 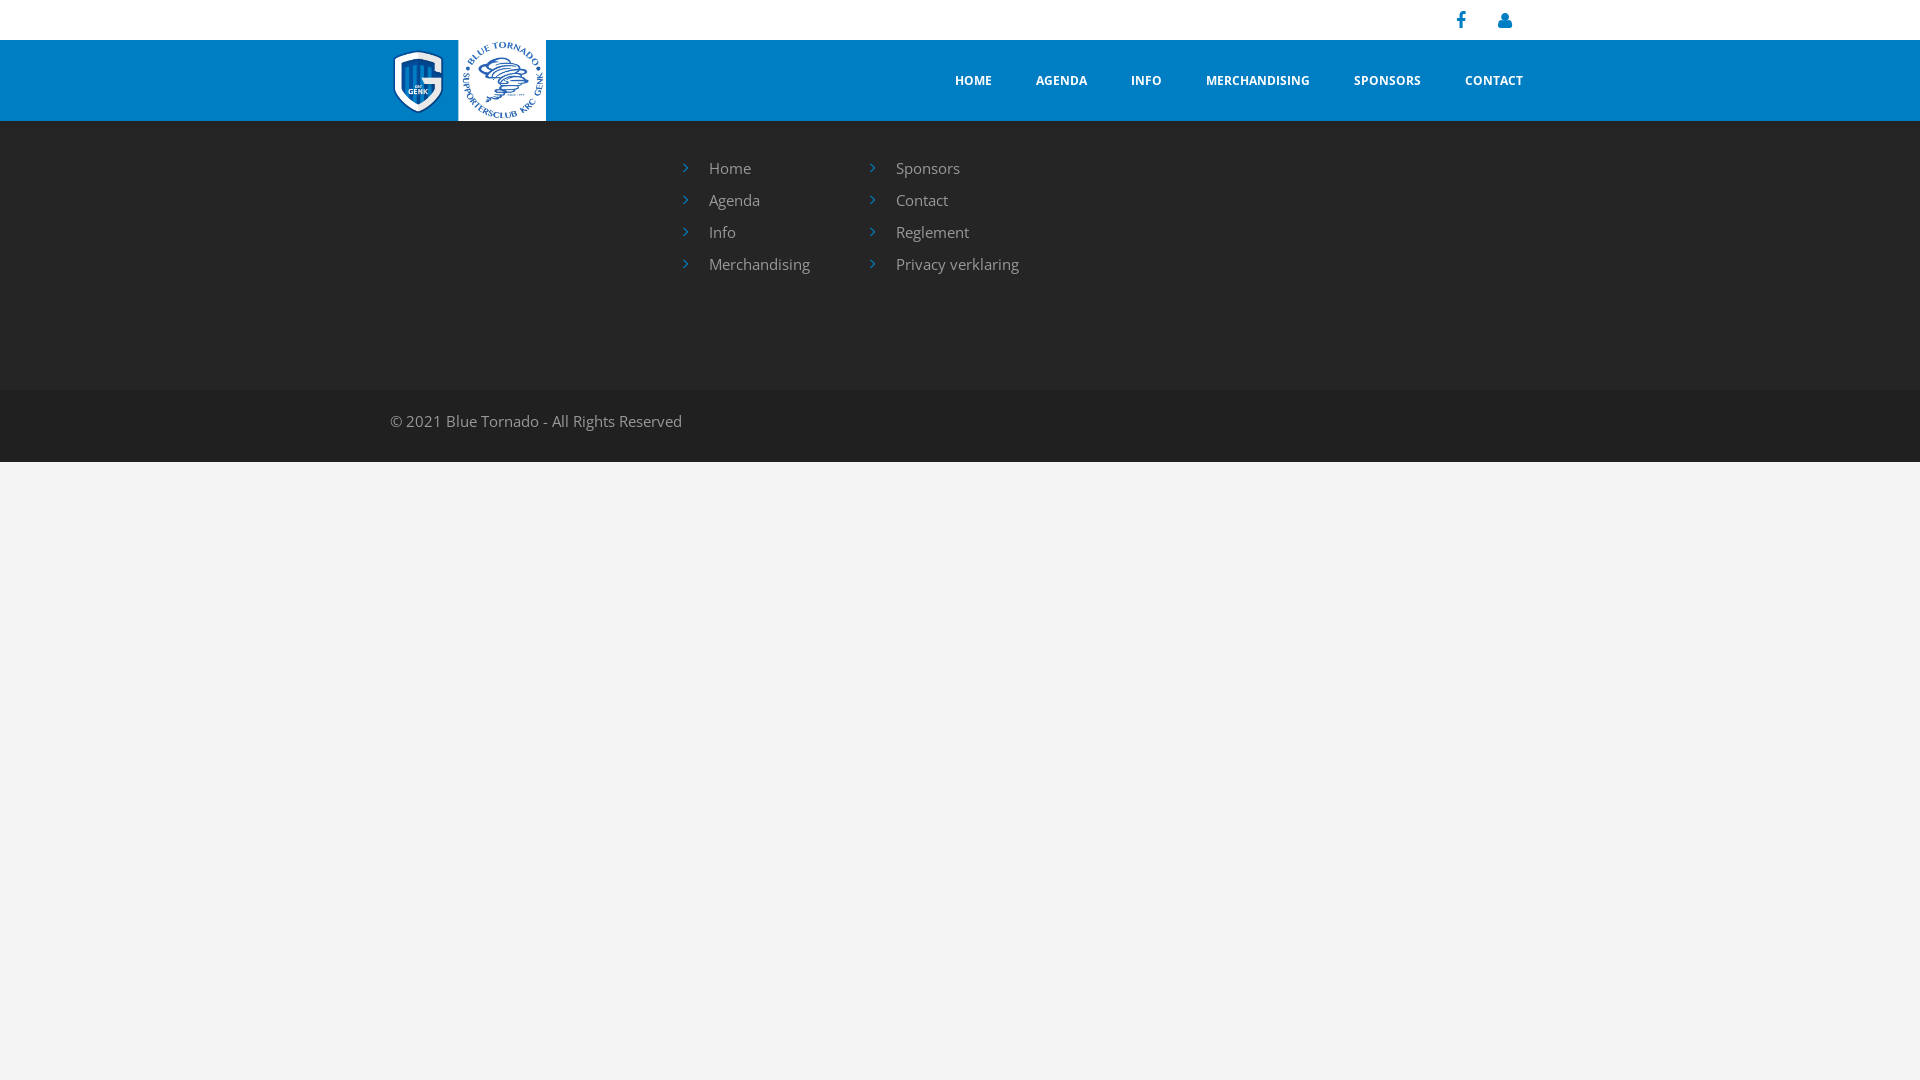 What do you see at coordinates (728, 167) in the screenshot?
I see `'Home'` at bounding box center [728, 167].